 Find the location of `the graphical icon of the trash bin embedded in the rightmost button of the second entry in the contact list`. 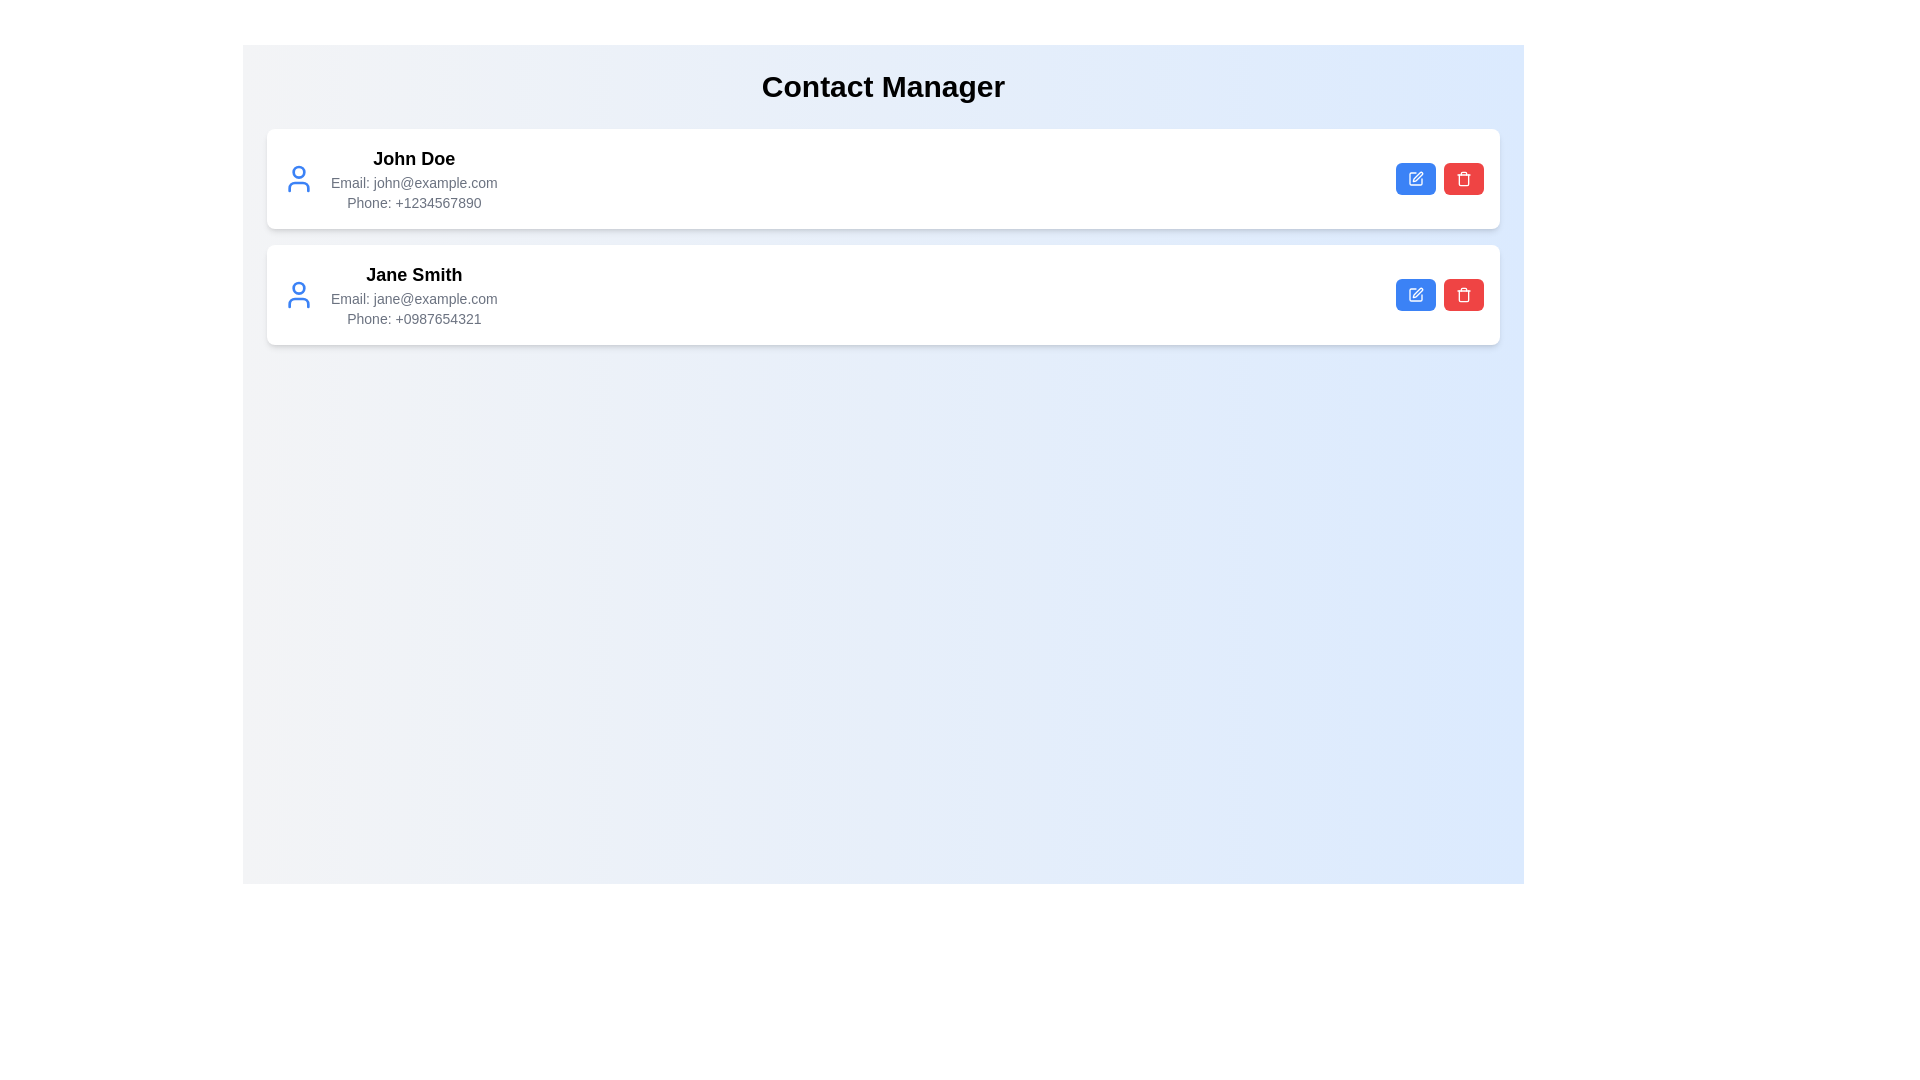

the graphical icon of the trash bin embedded in the rightmost button of the second entry in the contact list is located at coordinates (1464, 177).